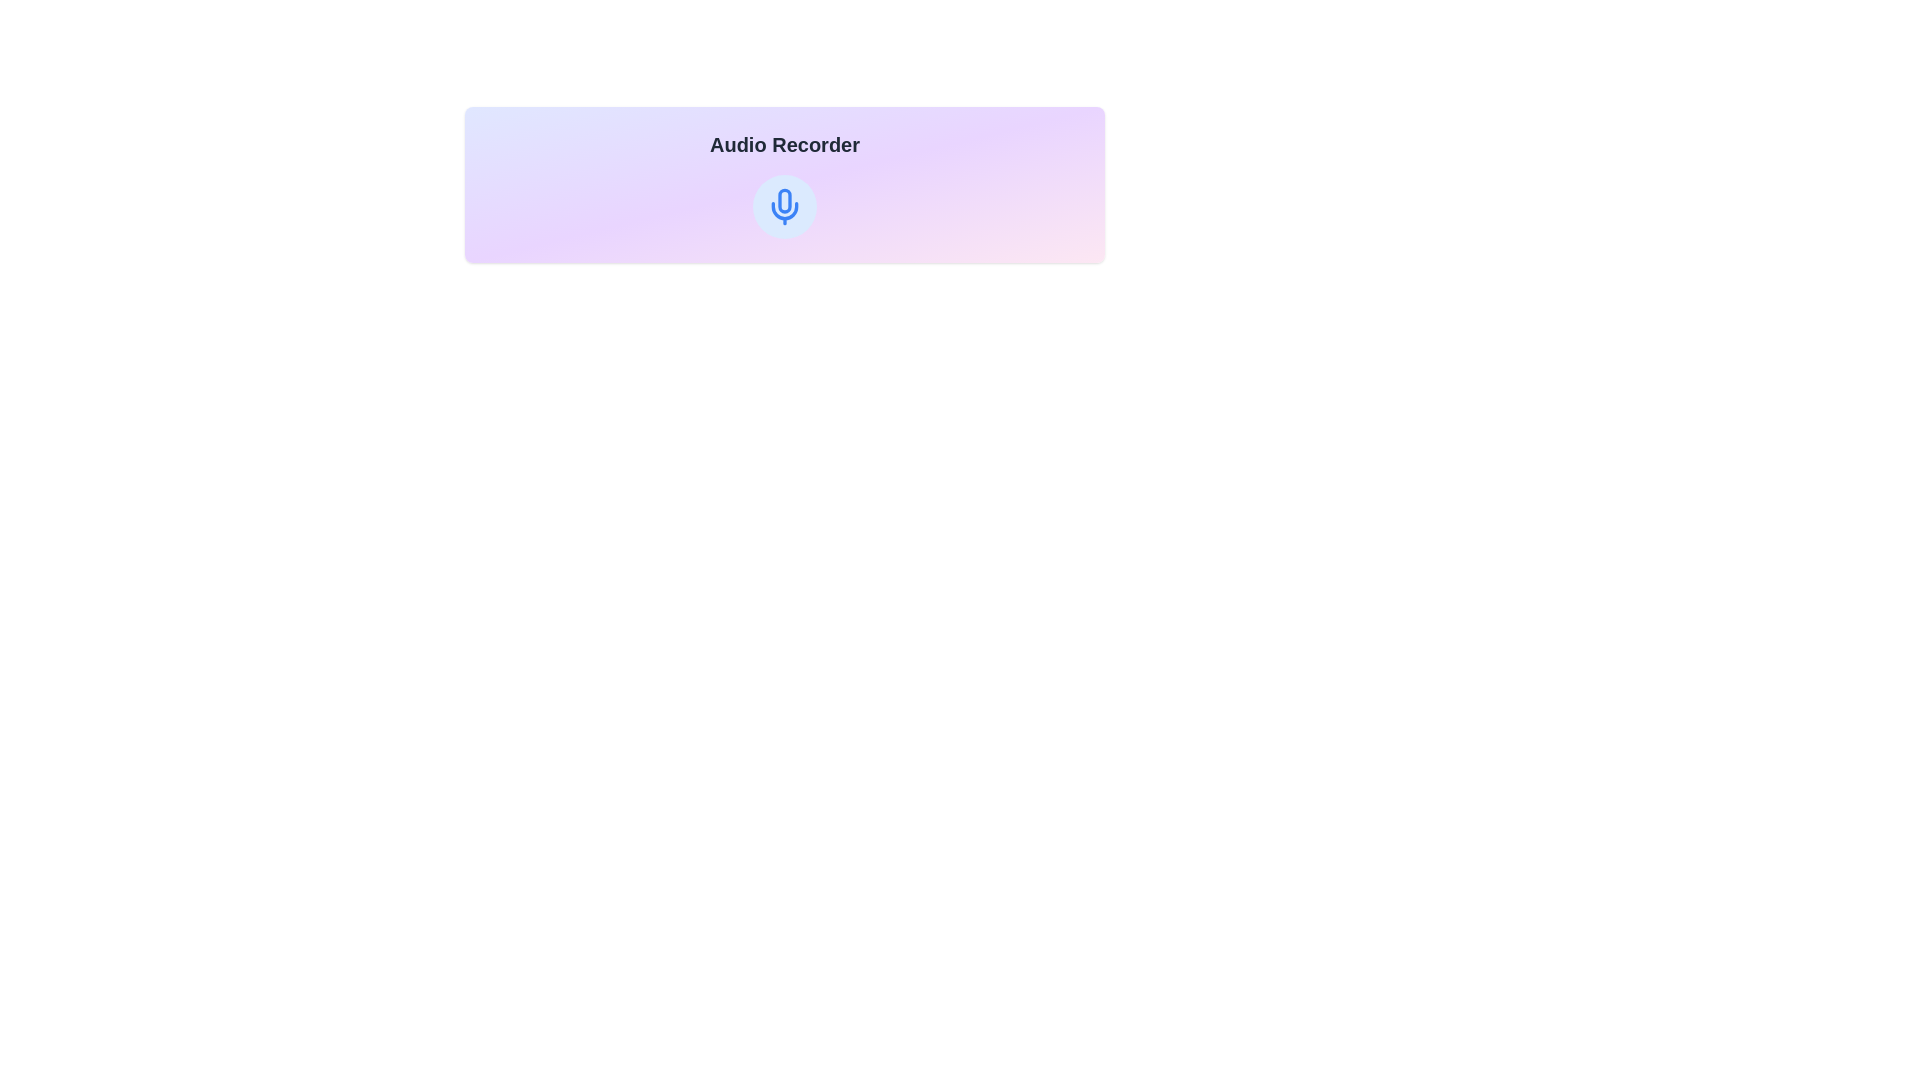  Describe the element at coordinates (784, 200) in the screenshot. I see `the microphone icon, which is an SVG image representing voice recording functionality, located centrally below the 'Audio Recorder' heading` at that location.